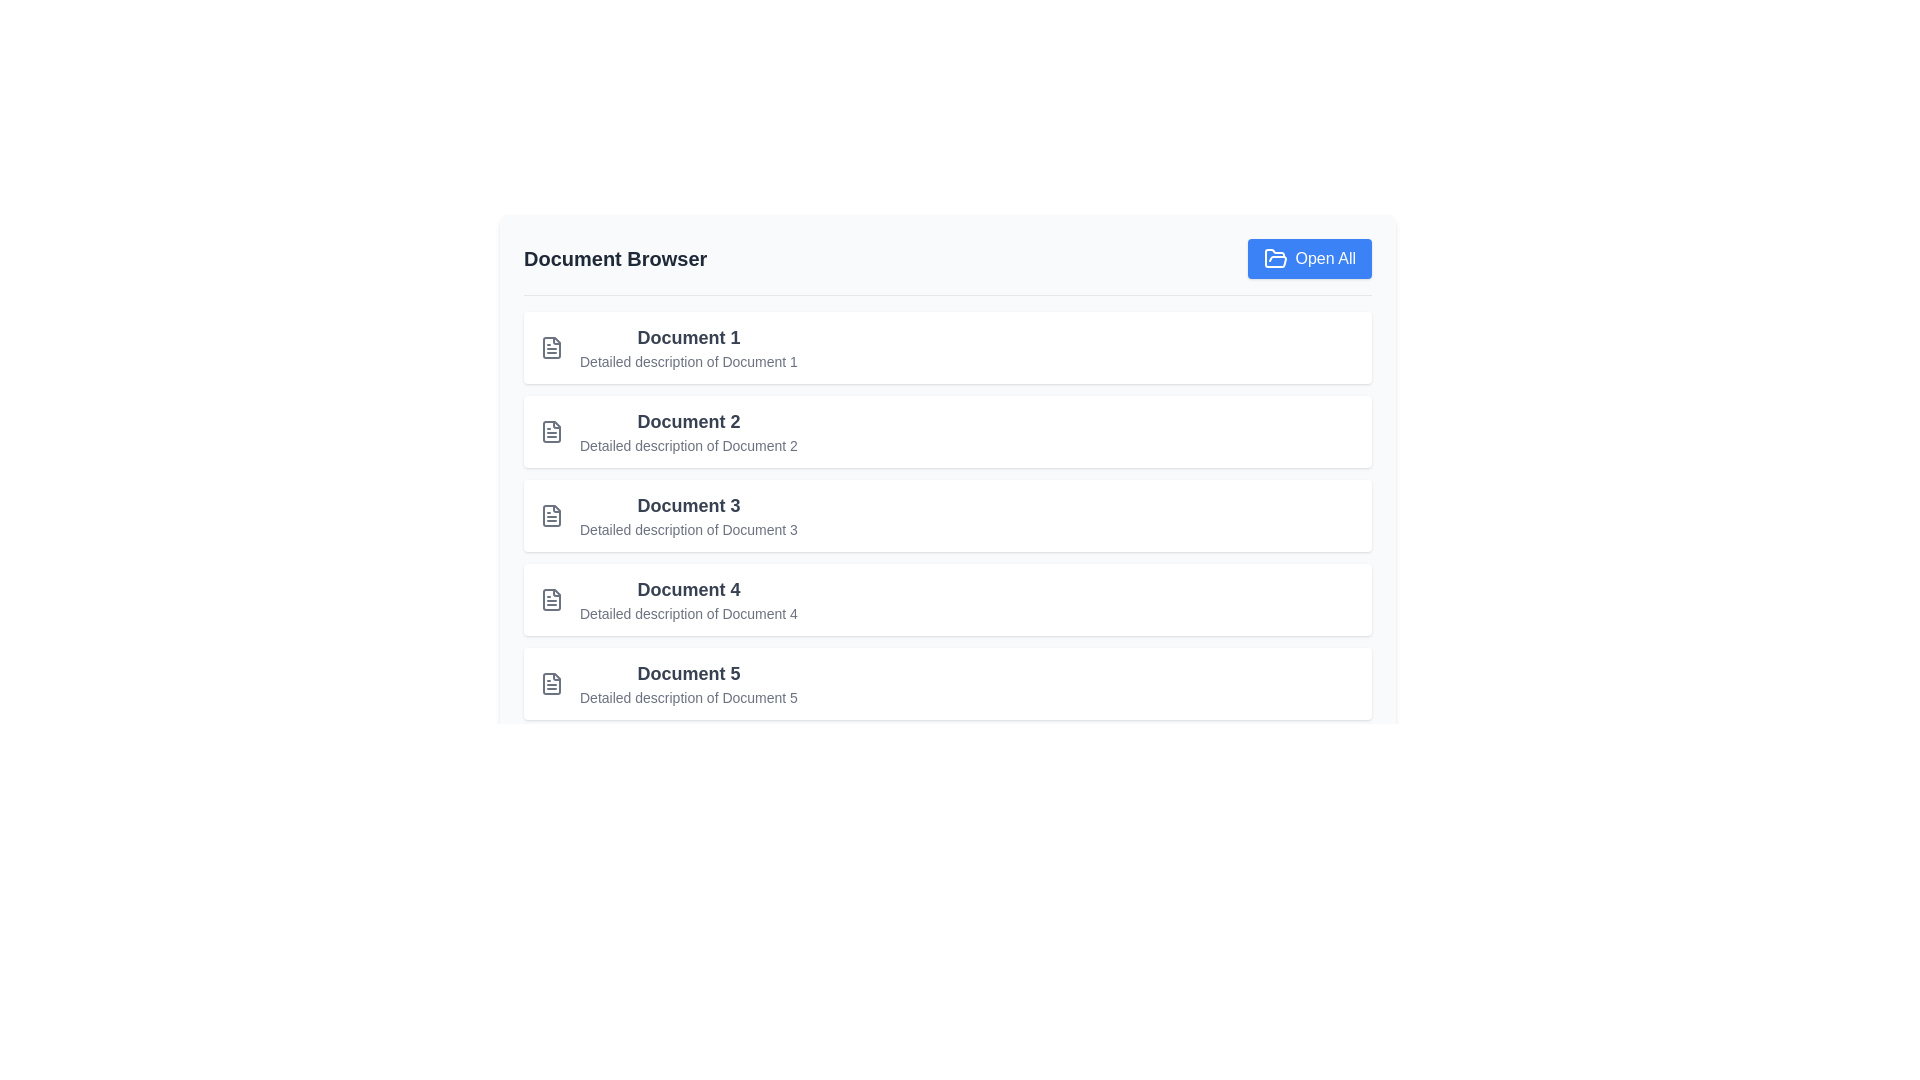 Image resolution: width=1920 pixels, height=1080 pixels. I want to click on the document icon representing 'Document 3', so click(552, 515).